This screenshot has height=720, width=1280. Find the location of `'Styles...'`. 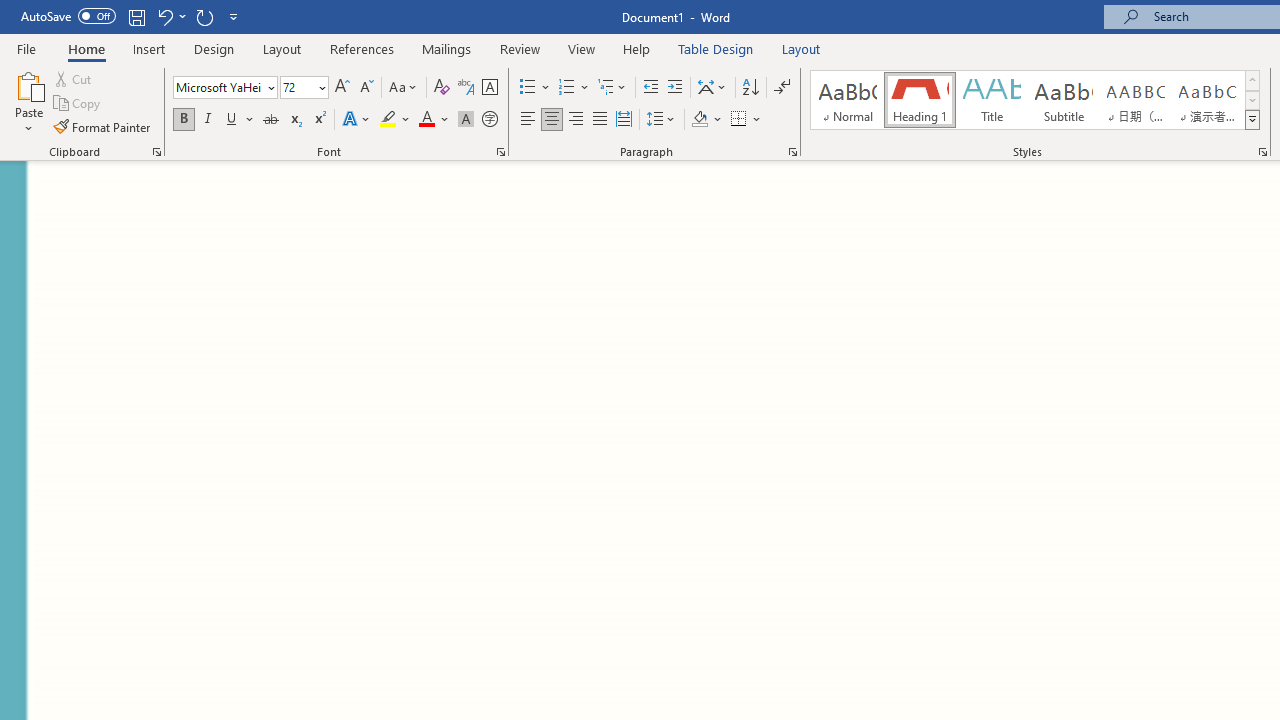

'Styles...' is located at coordinates (1261, 150).